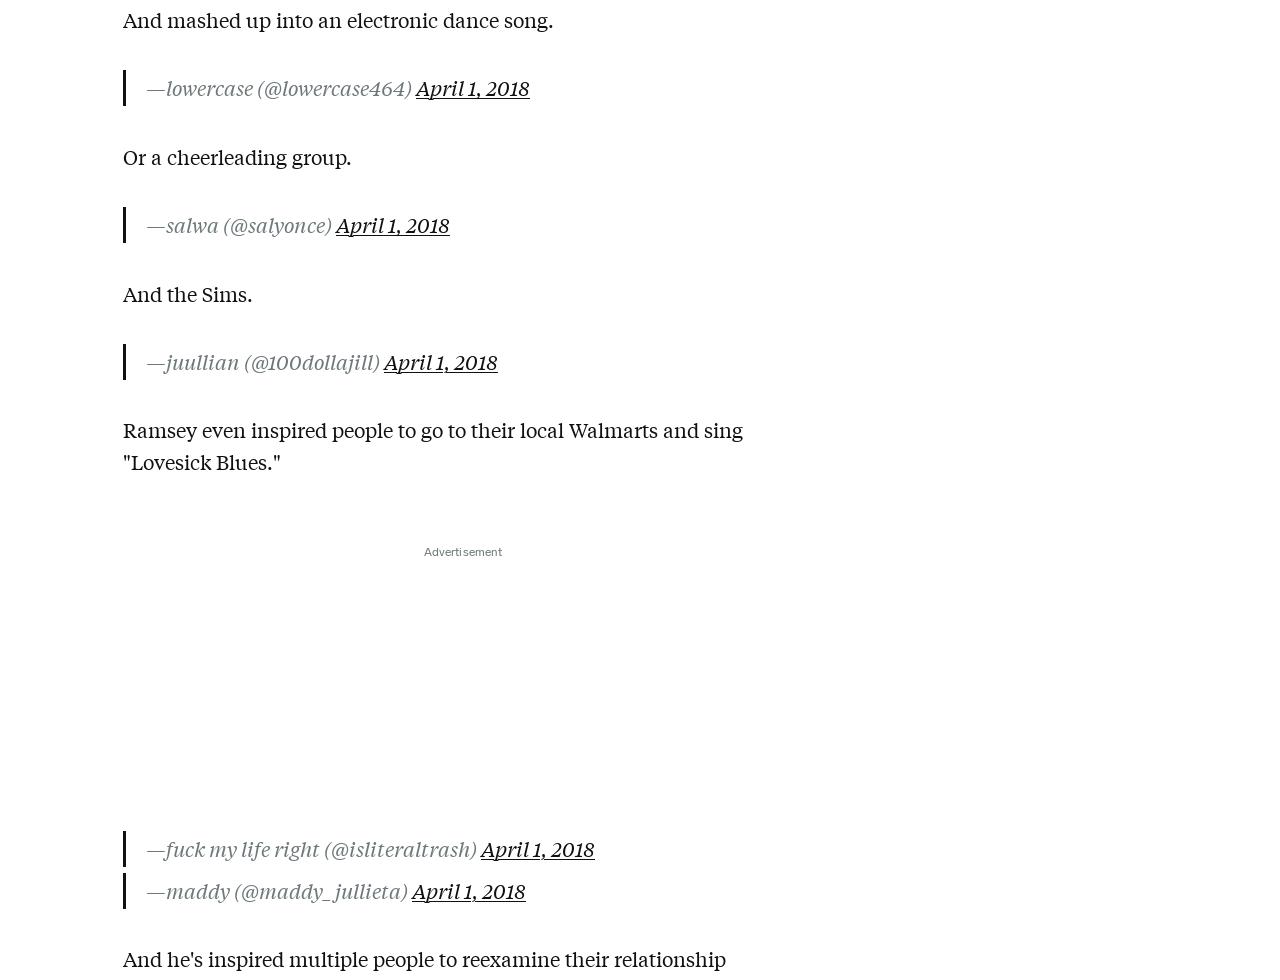  What do you see at coordinates (122, 445) in the screenshot?
I see `'Ramsey even inspired people to go to their local Walmarts and sing "Lovesick Blues."'` at bounding box center [122, 445].